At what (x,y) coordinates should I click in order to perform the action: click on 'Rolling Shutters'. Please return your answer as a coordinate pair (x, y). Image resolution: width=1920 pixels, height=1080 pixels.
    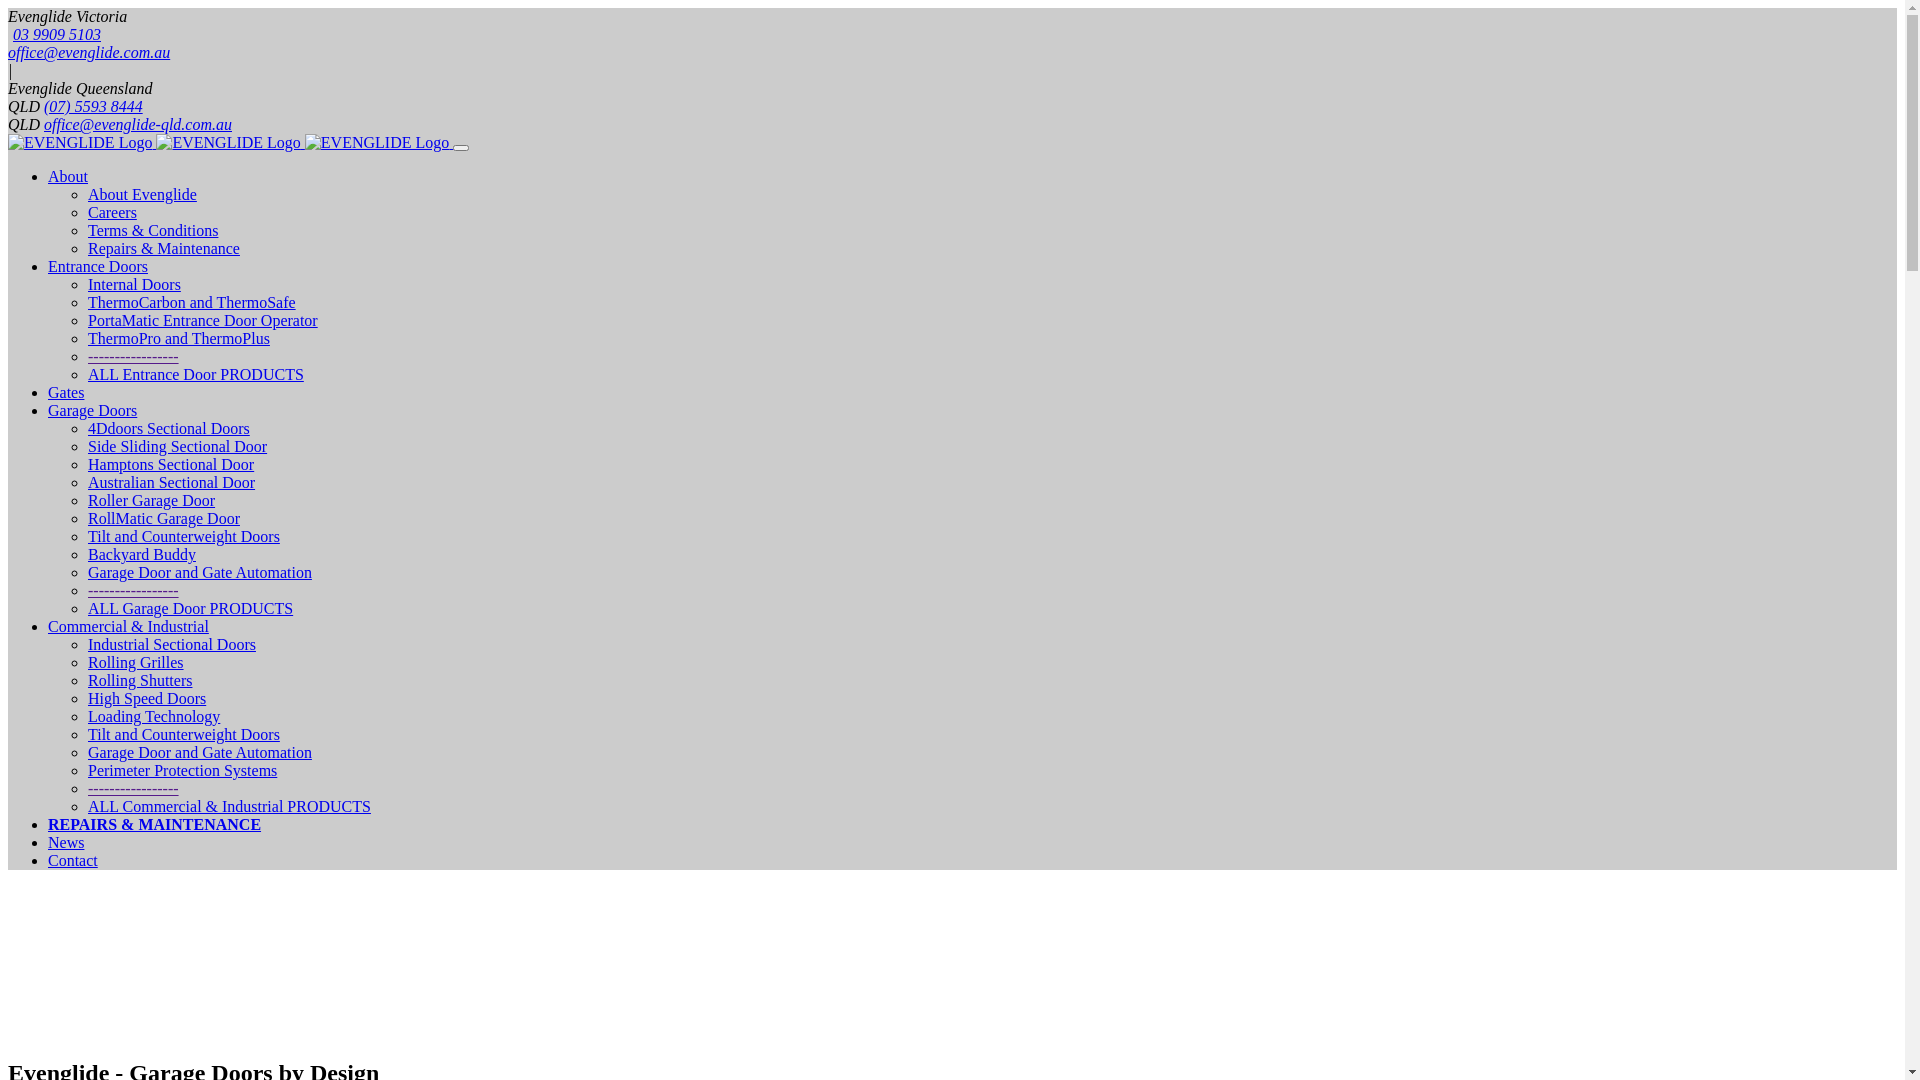
    Looking at the image, I should click on (86, 679).